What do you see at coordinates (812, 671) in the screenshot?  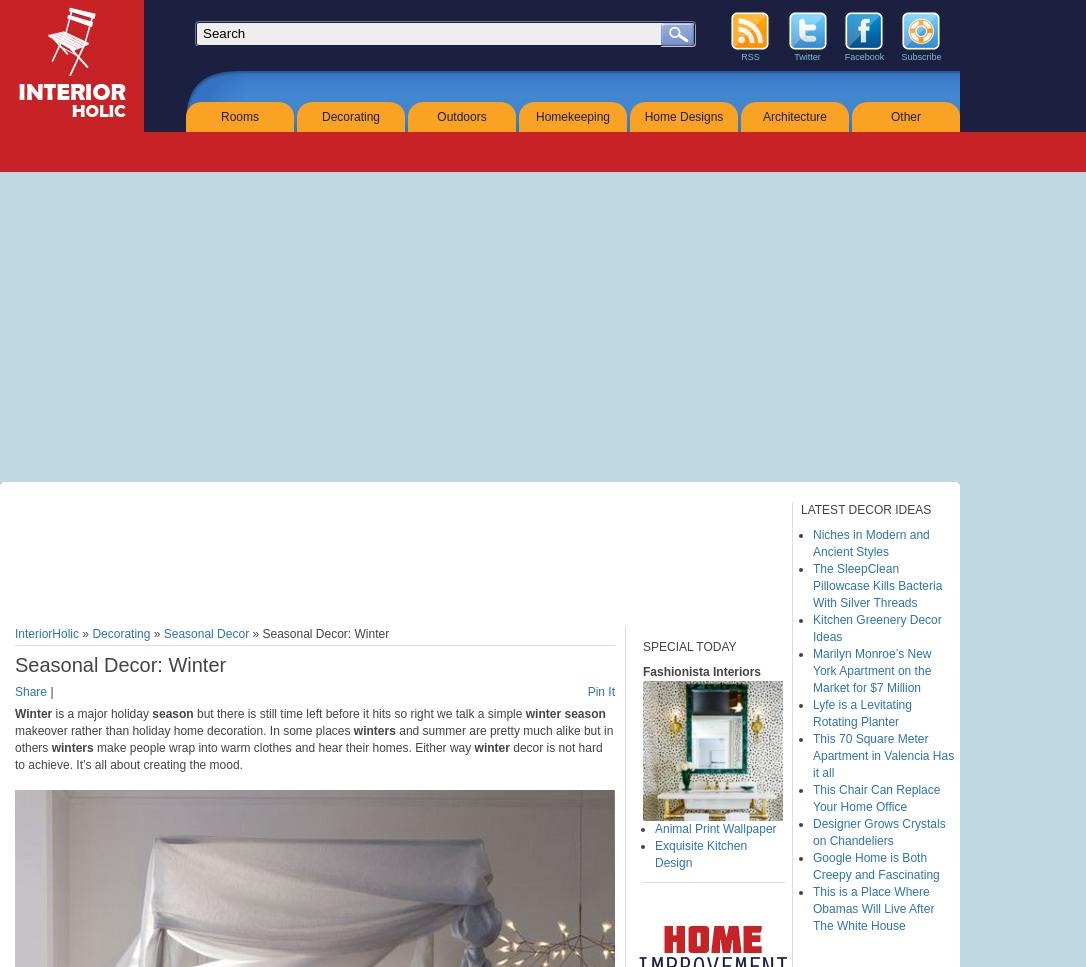 I see `'Marilyn Monroe’s New York Apartment on the Market for $7 Million'` at bounding box center [812, 671].